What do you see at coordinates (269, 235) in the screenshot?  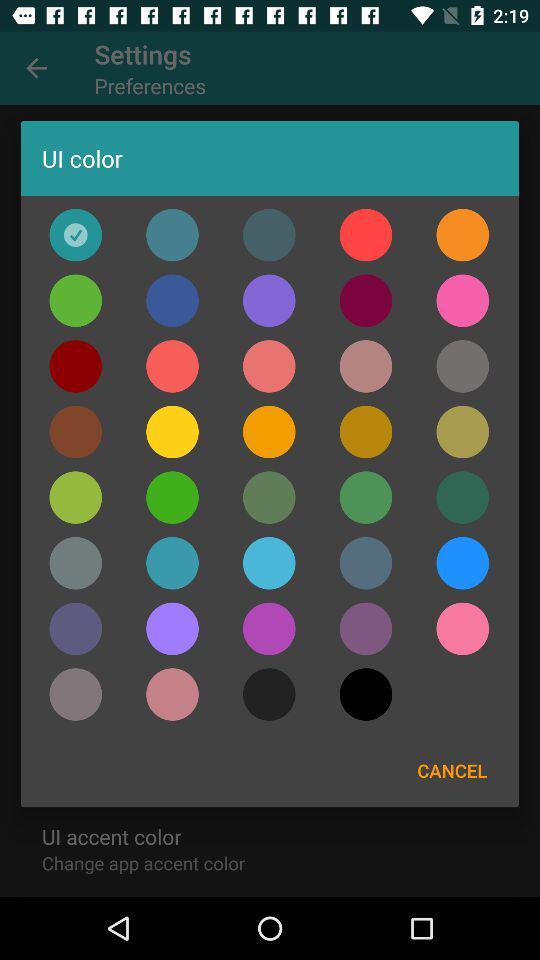 I see `choose a ui color` at bounding box center [269, 235].